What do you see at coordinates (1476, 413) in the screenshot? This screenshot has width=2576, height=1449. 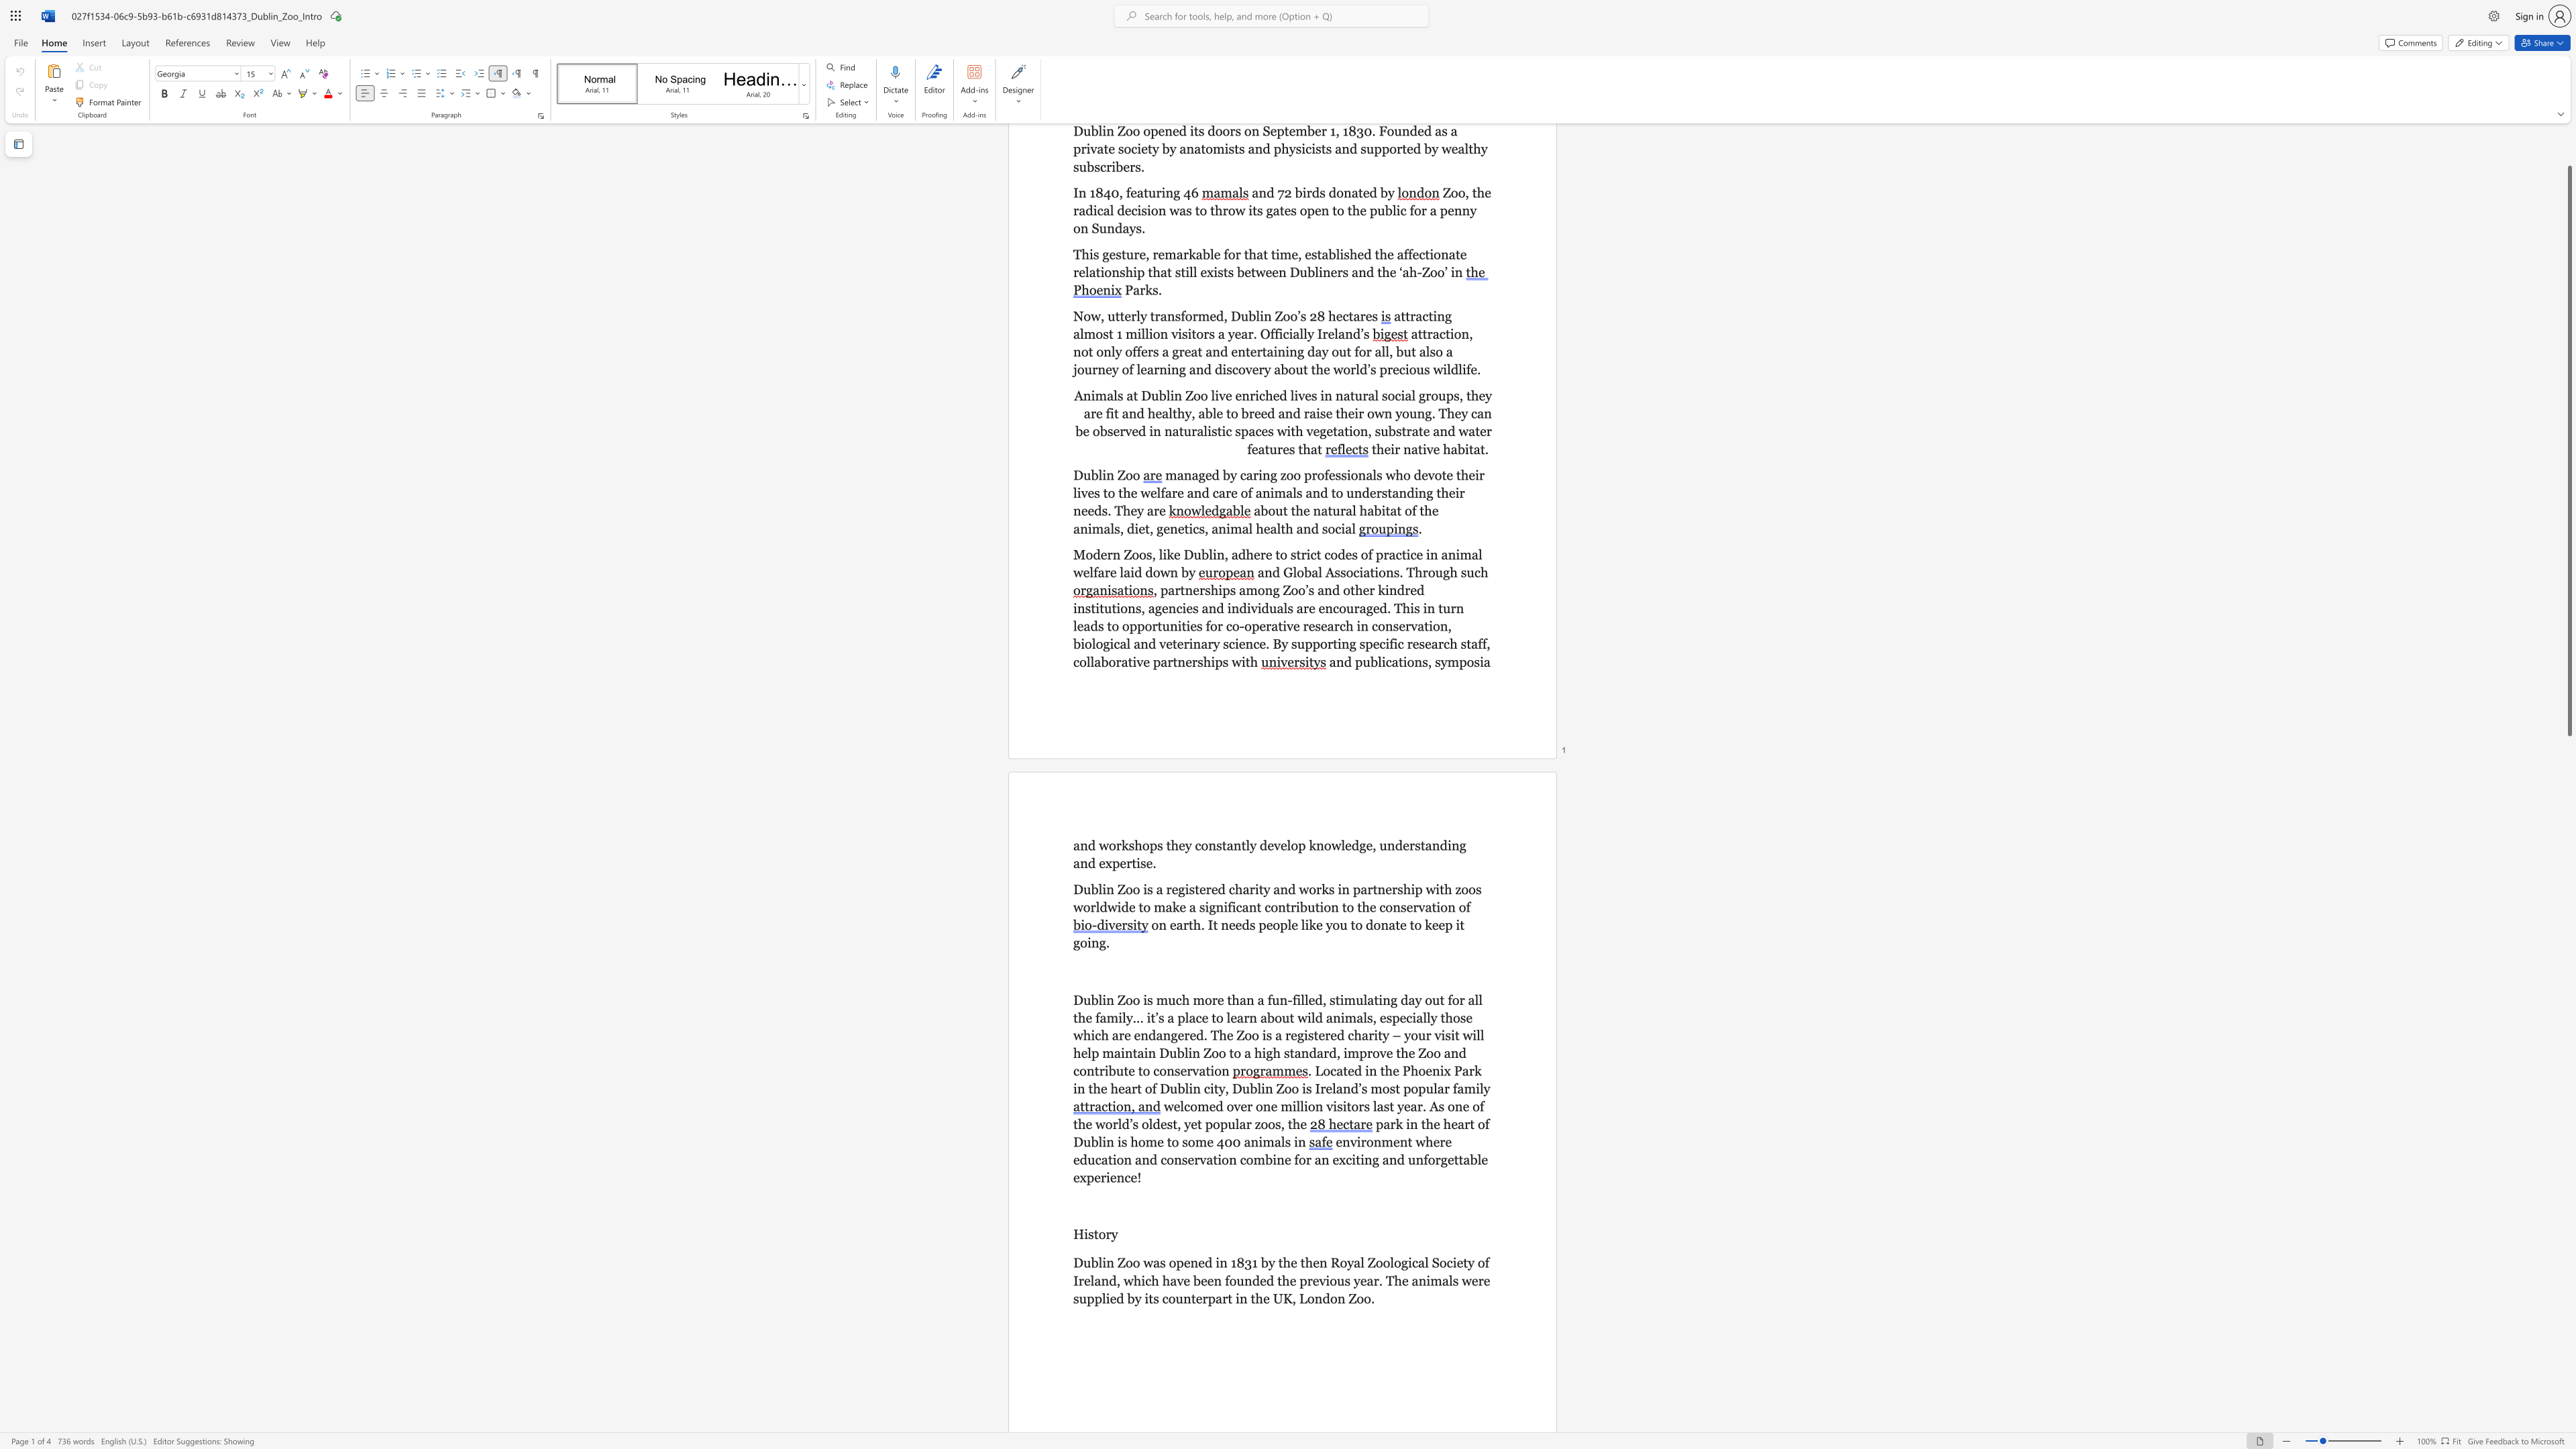 I see `the subset text "an" within the text "Animals at Dublin Zoo live enriched lives in natural social groups, they are fit and healthy, able to breed and raise their own young. They can be"` at bounding box center [1476, 413].